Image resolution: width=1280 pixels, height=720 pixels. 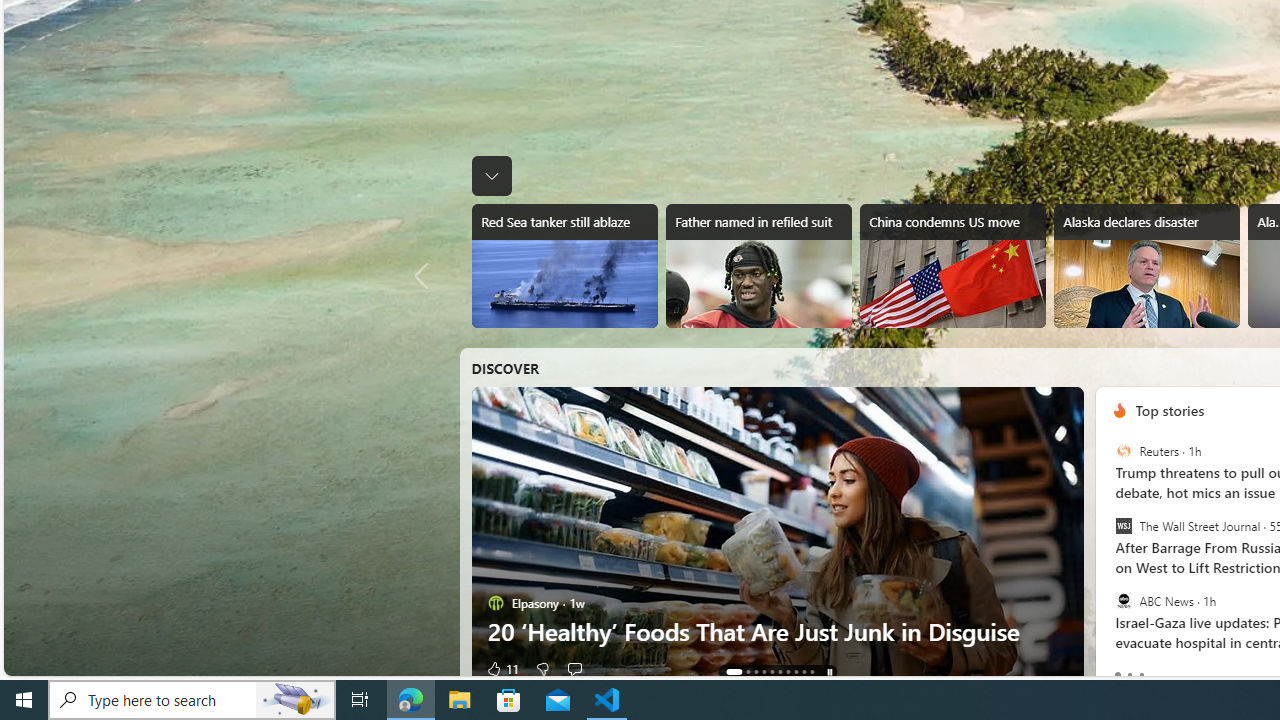 I want to click on 'Top stories', so click(x=1169, y=409).